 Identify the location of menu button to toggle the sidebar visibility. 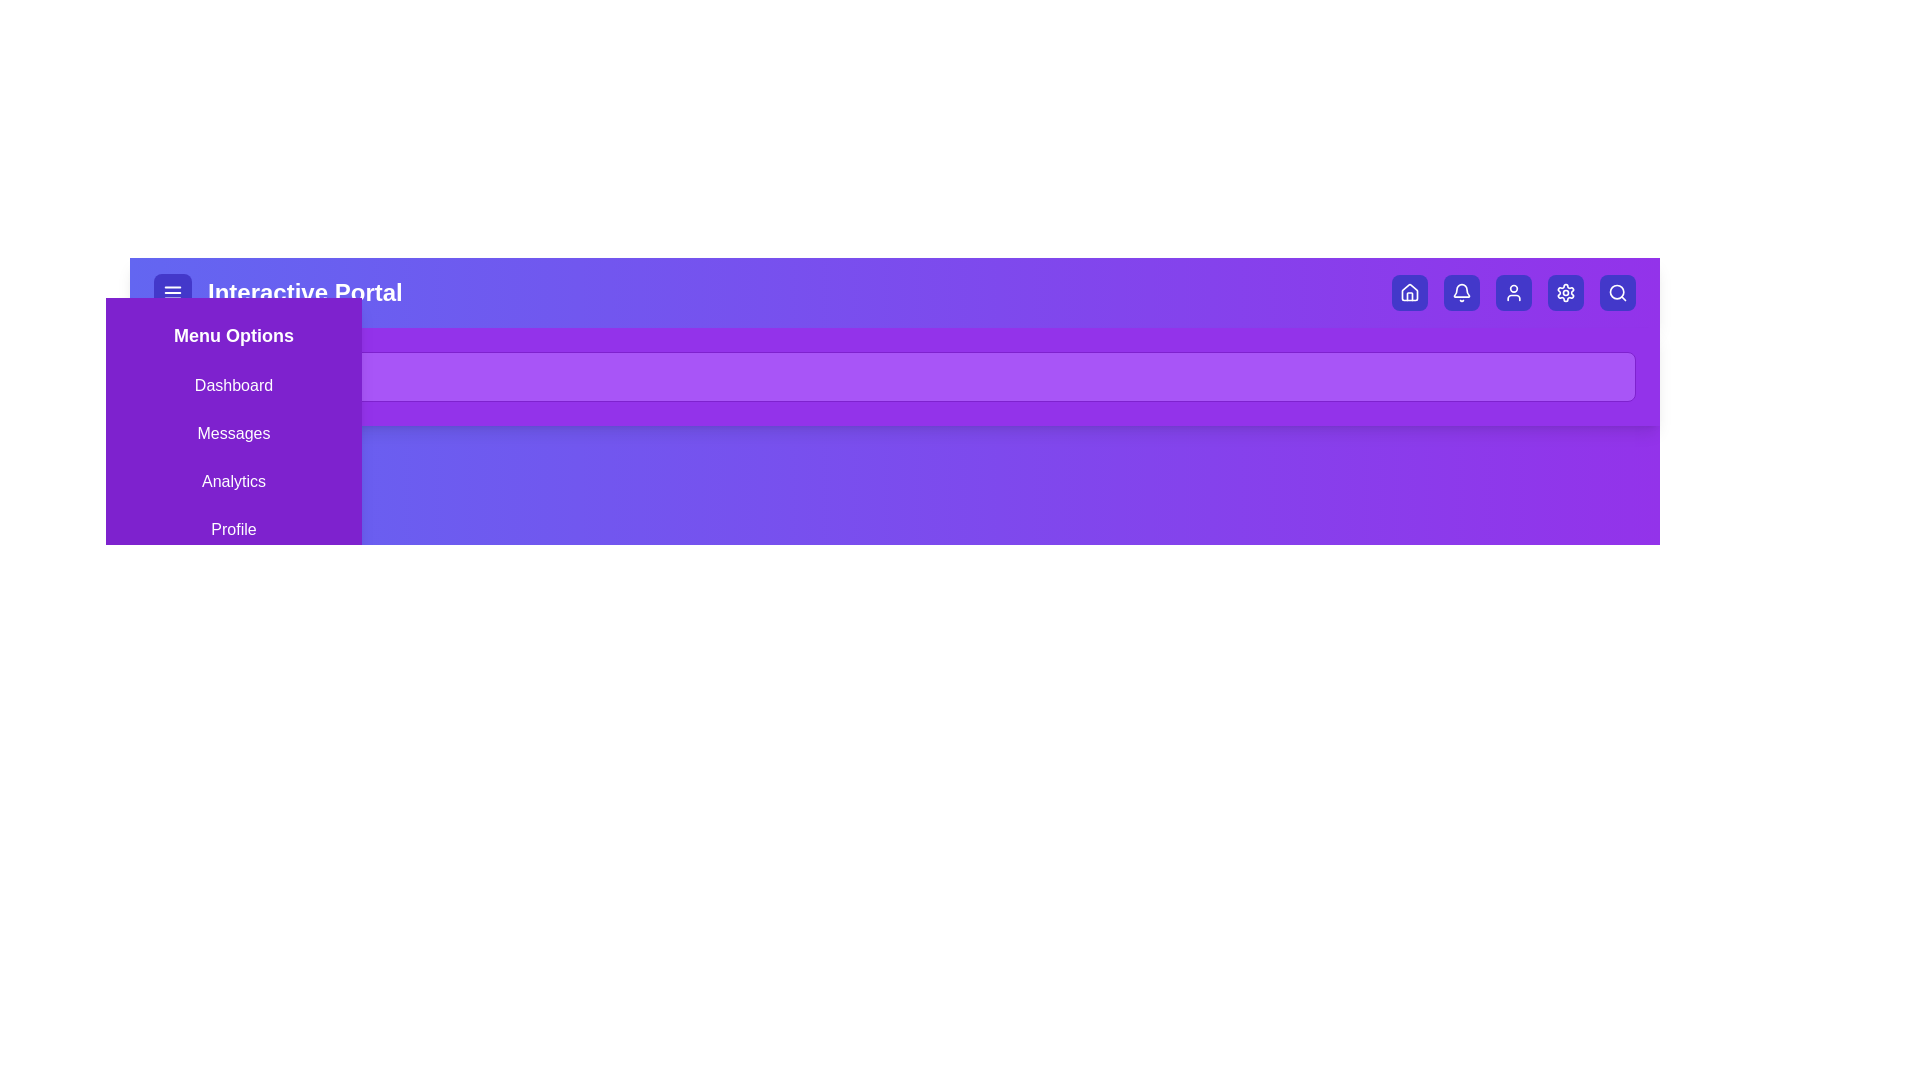
(172, 293).